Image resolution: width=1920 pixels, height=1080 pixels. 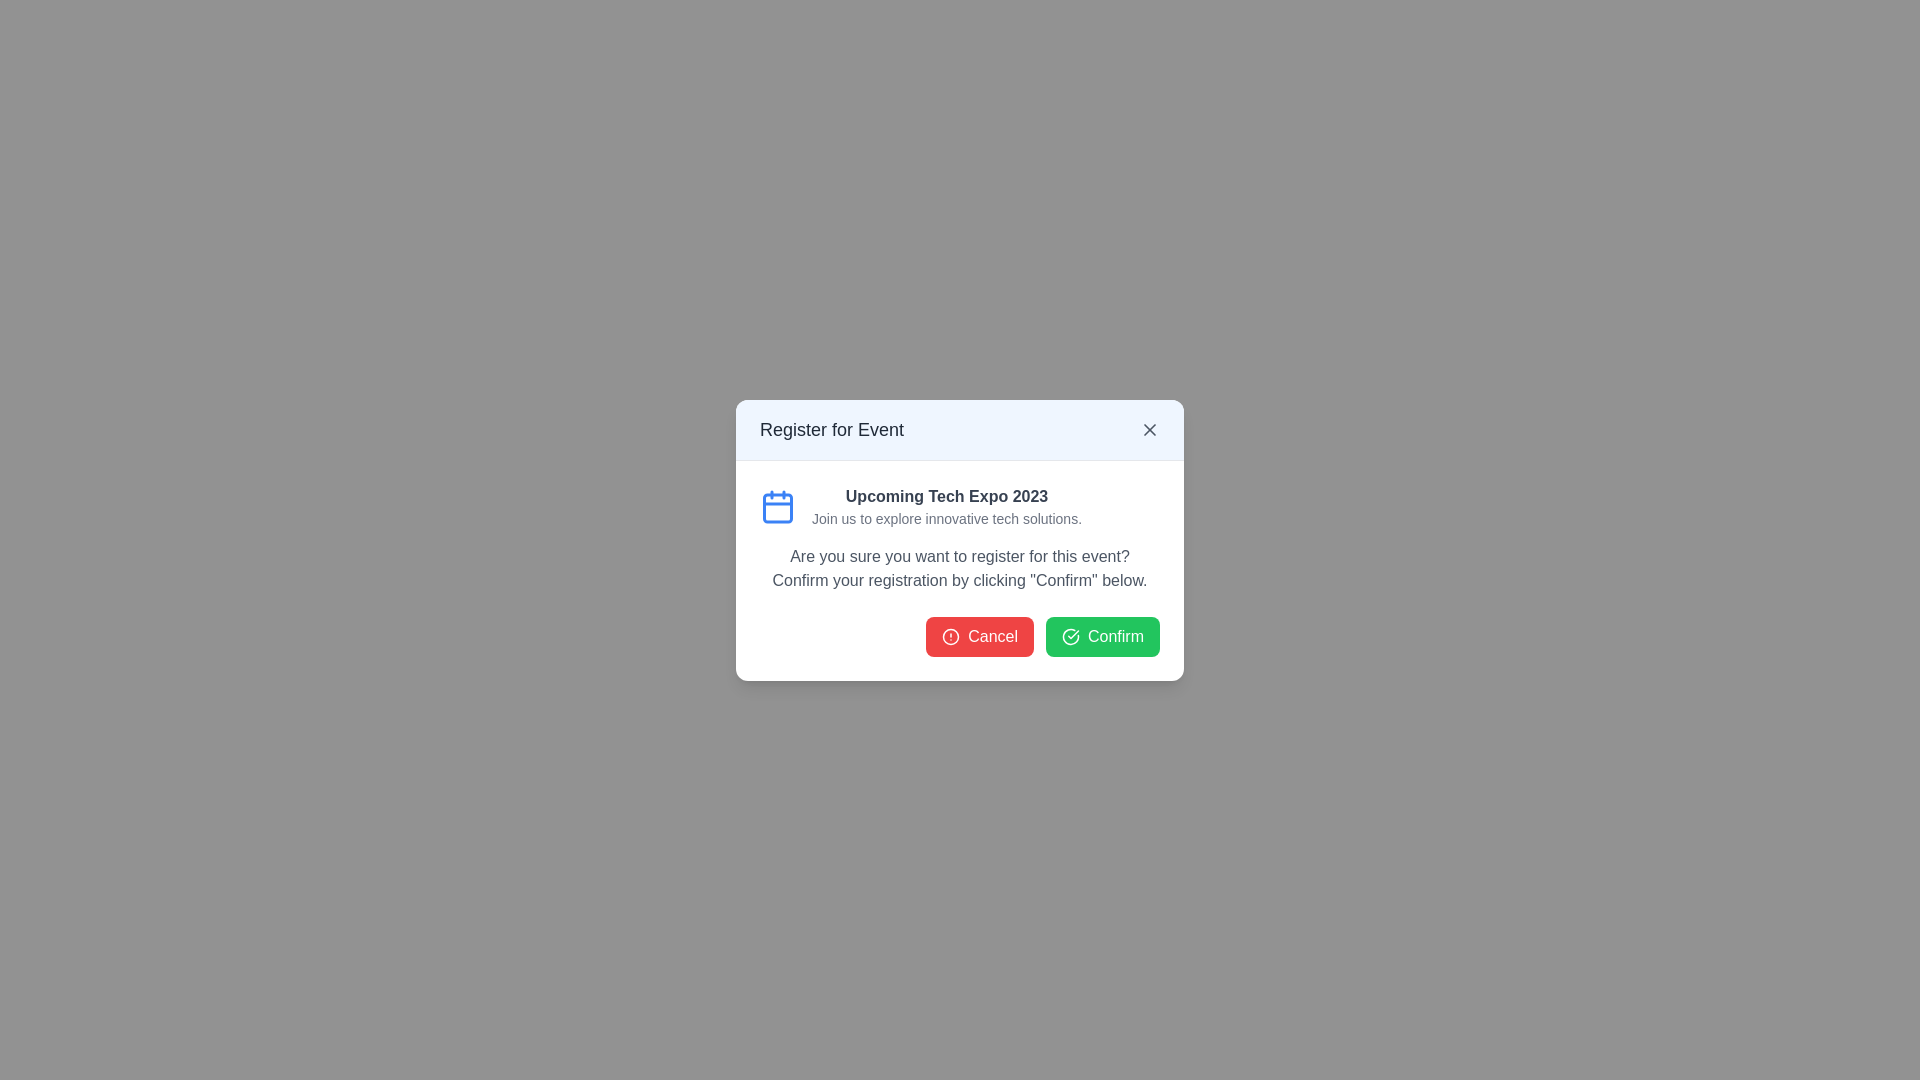 I want to click on the green checkmark icon inside a circle, located to the left of the 'Confirm' label in the bottom-right area of the modal dialog box, so click(x=1069, y=636).